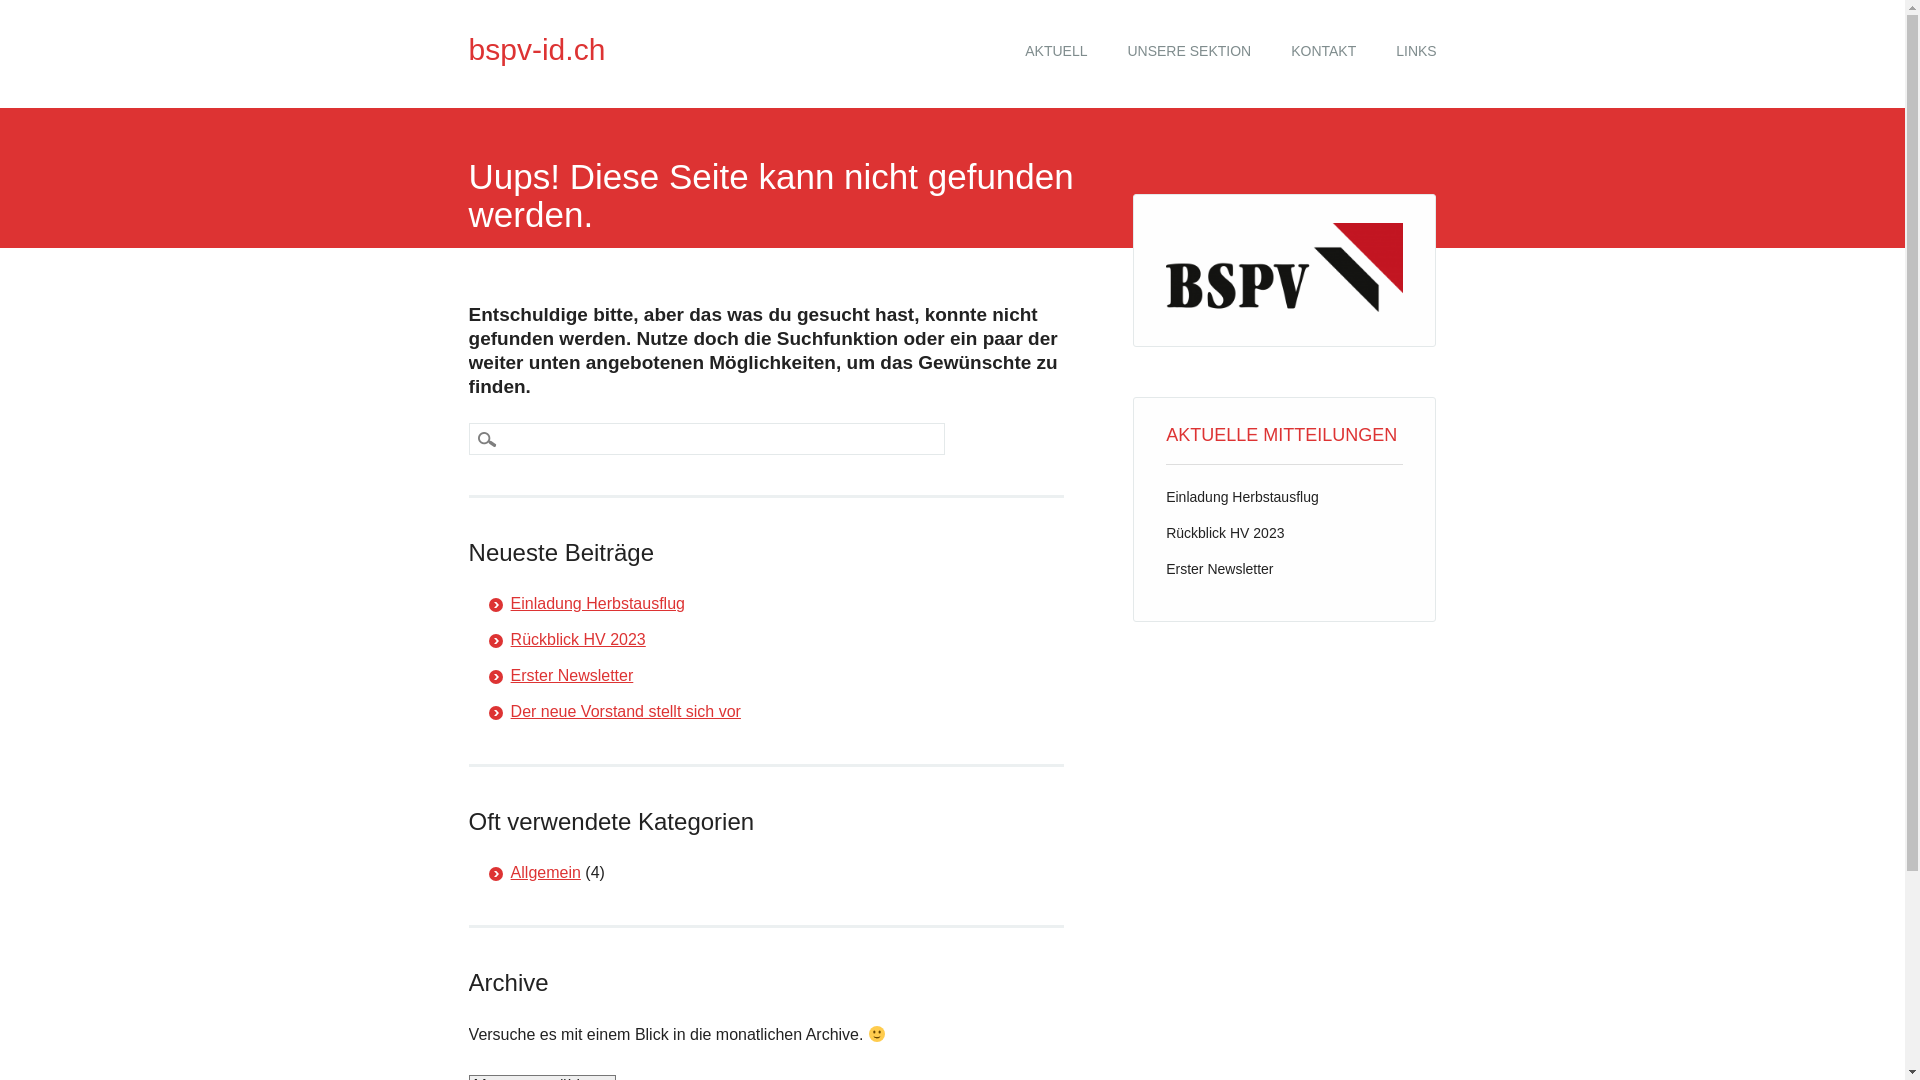  Describe the element at coordinates (1375, 49) in the screenshot. I see `'LINKS'` at that location.